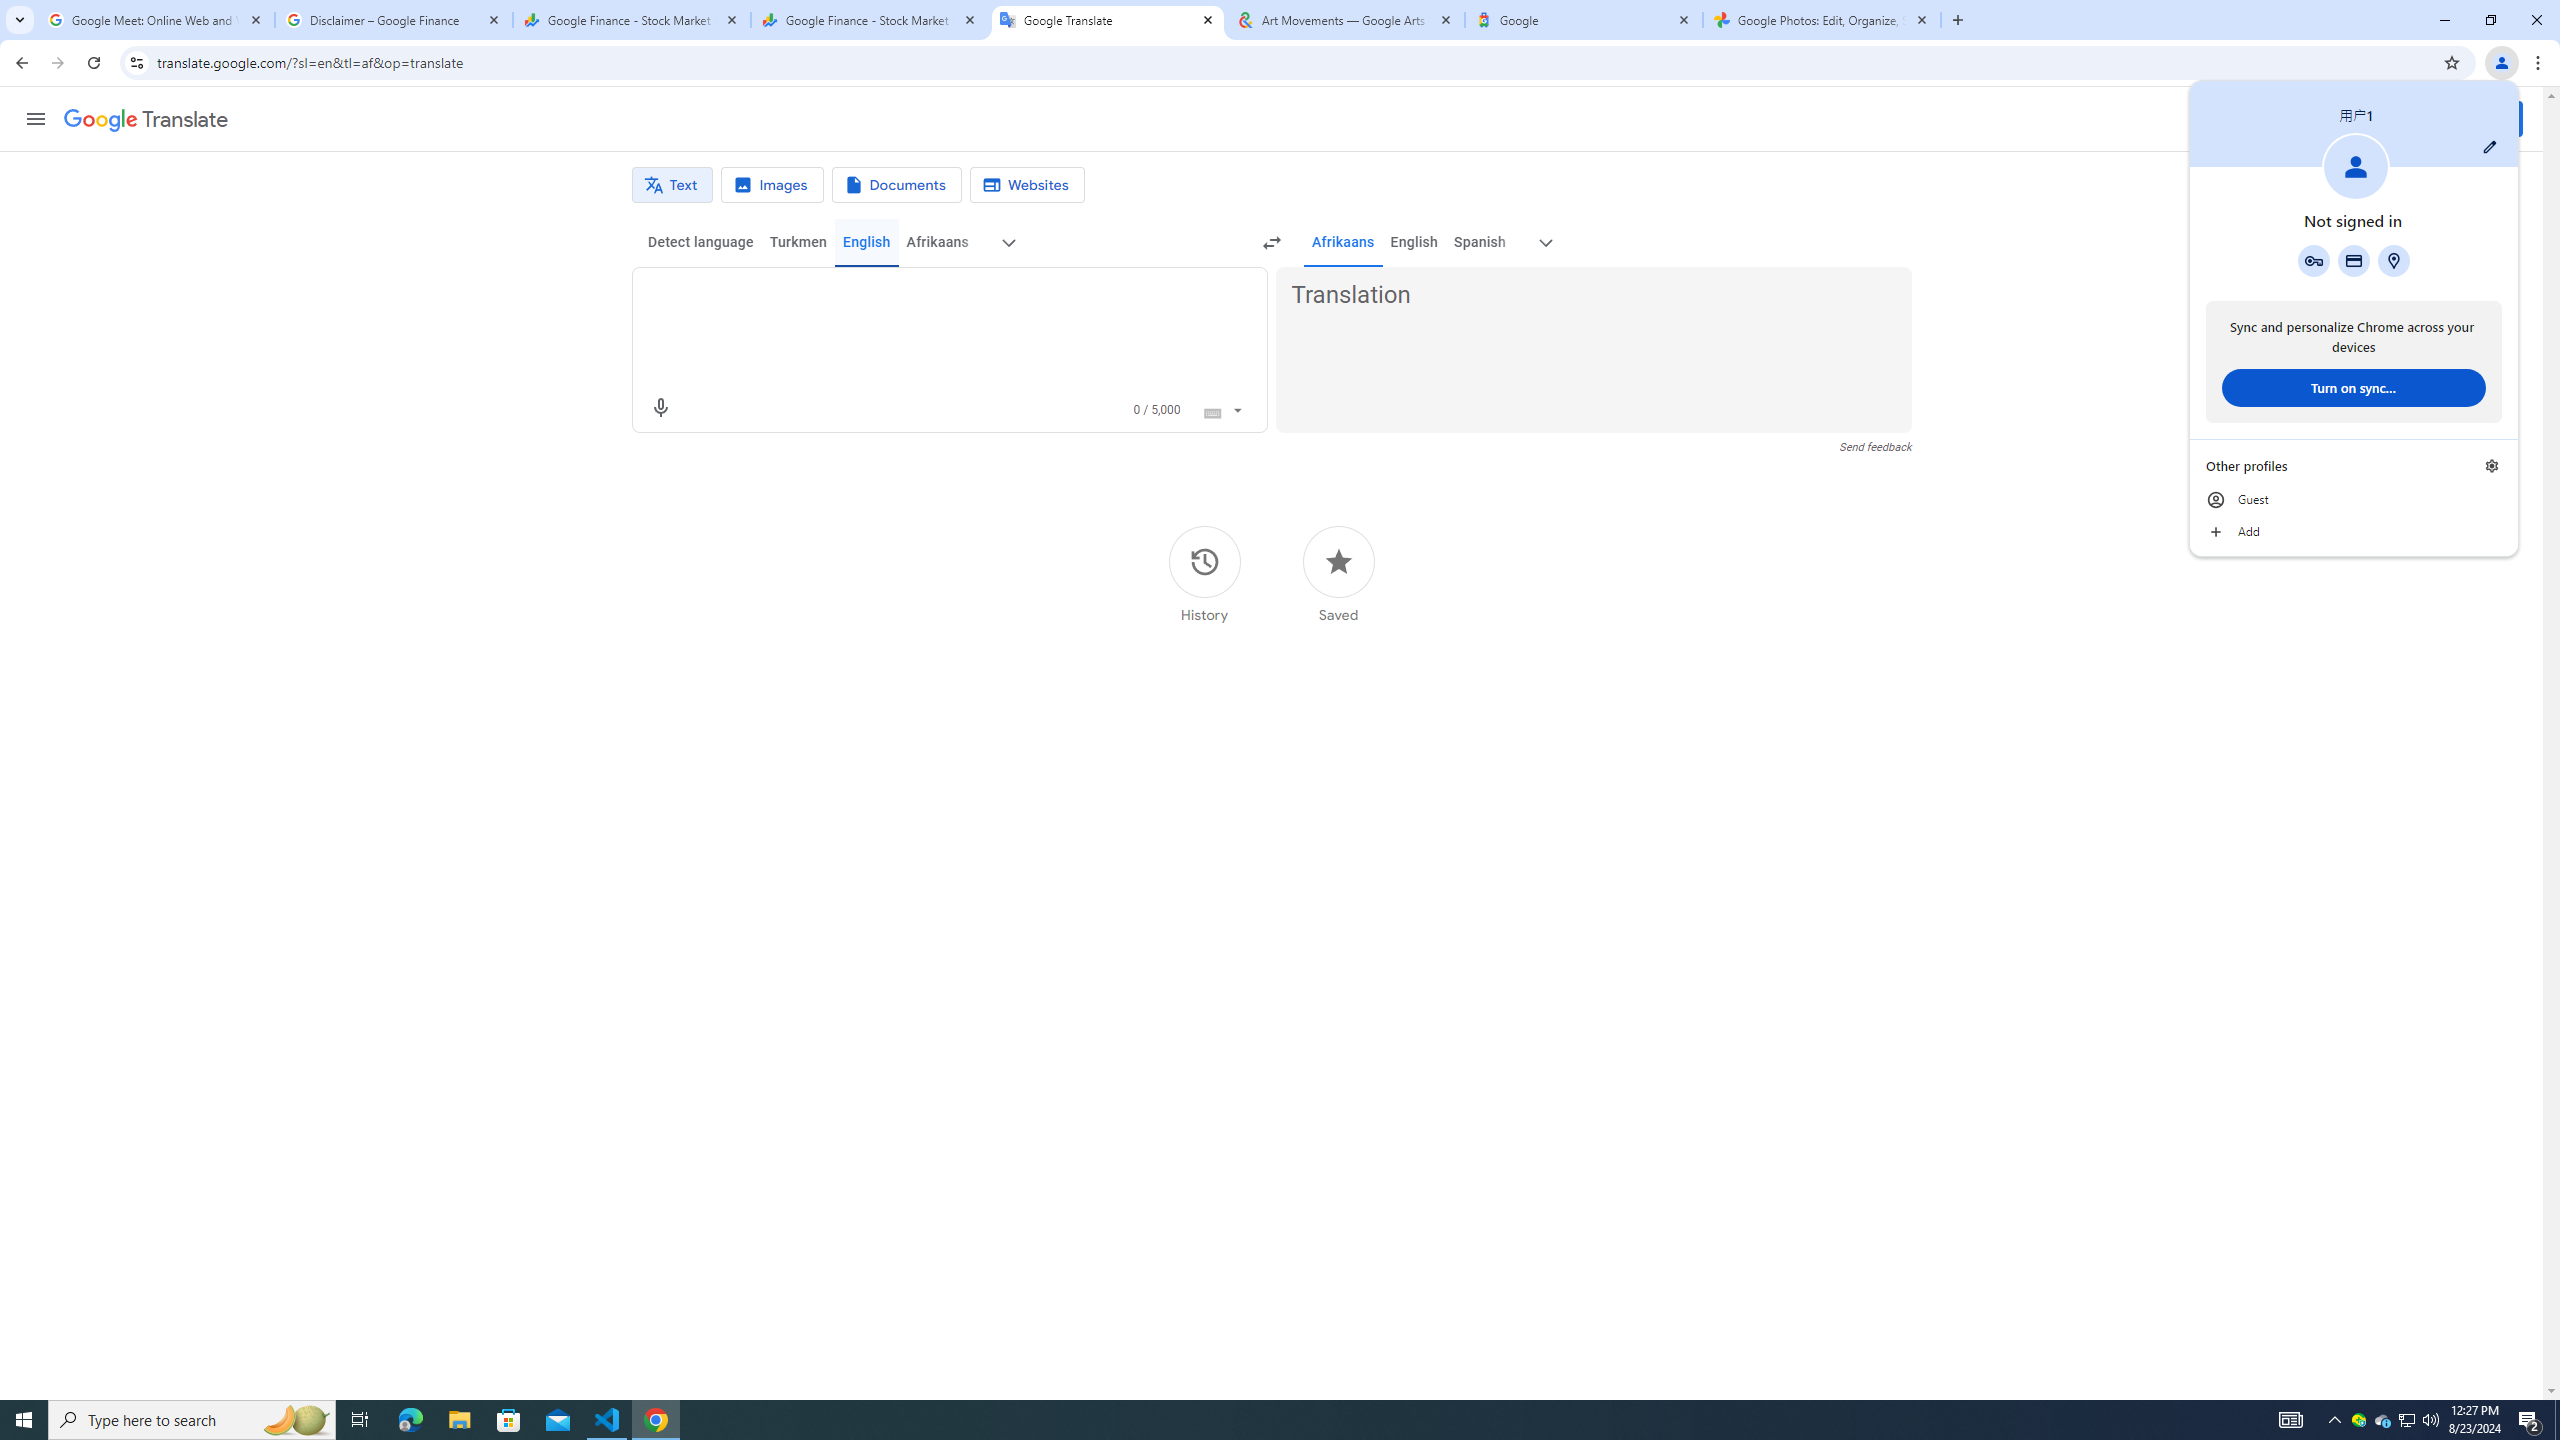 This screenshot has width=2560, height=1440. I want to click on 'Google Translate', so click(1108, 19).